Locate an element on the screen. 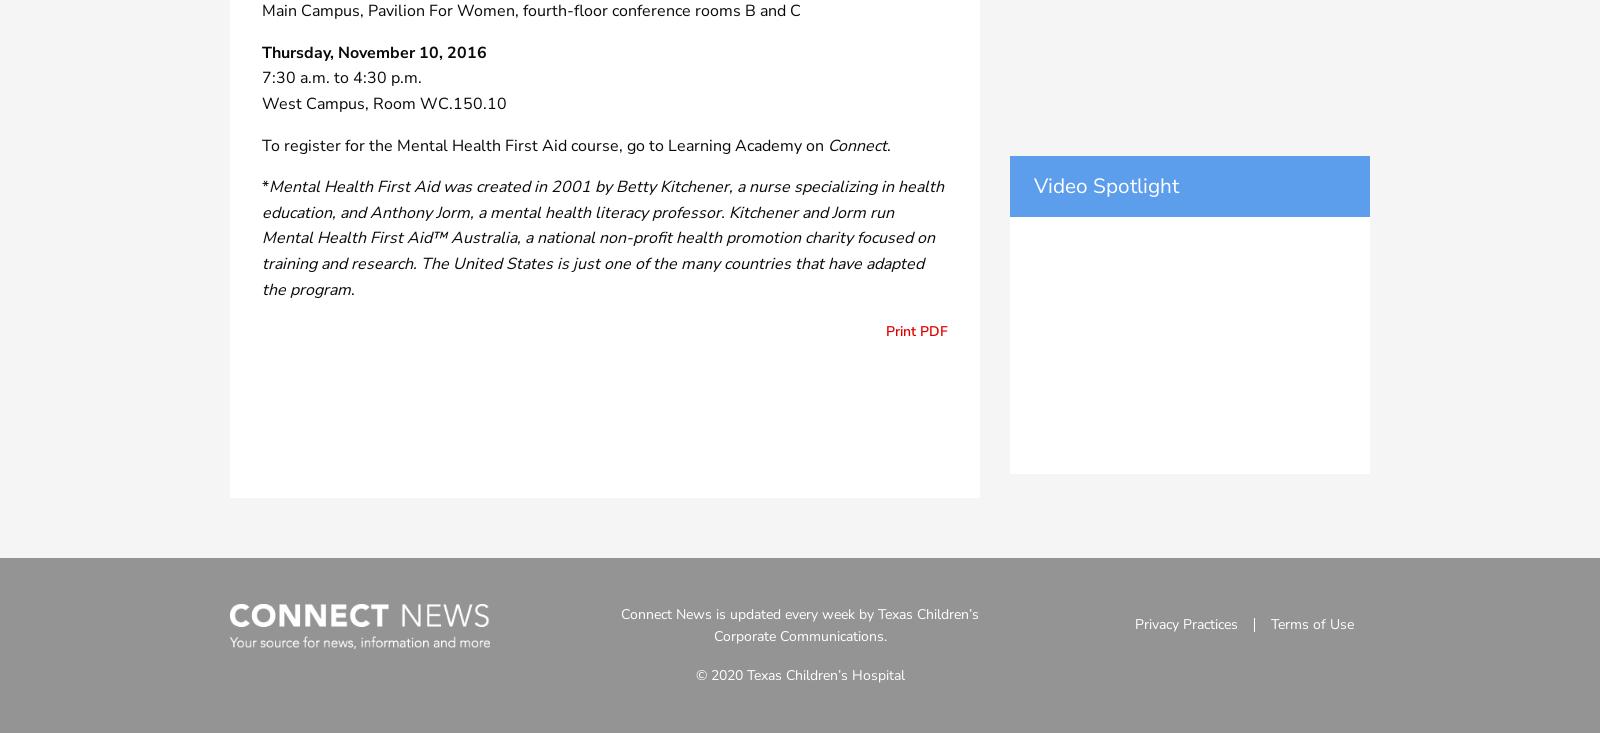 This screenshot has width=1600, height=733. 'Connect News is updated every week by Texas Children’s Corporate Communications.' is located at coordinates (620, 624).